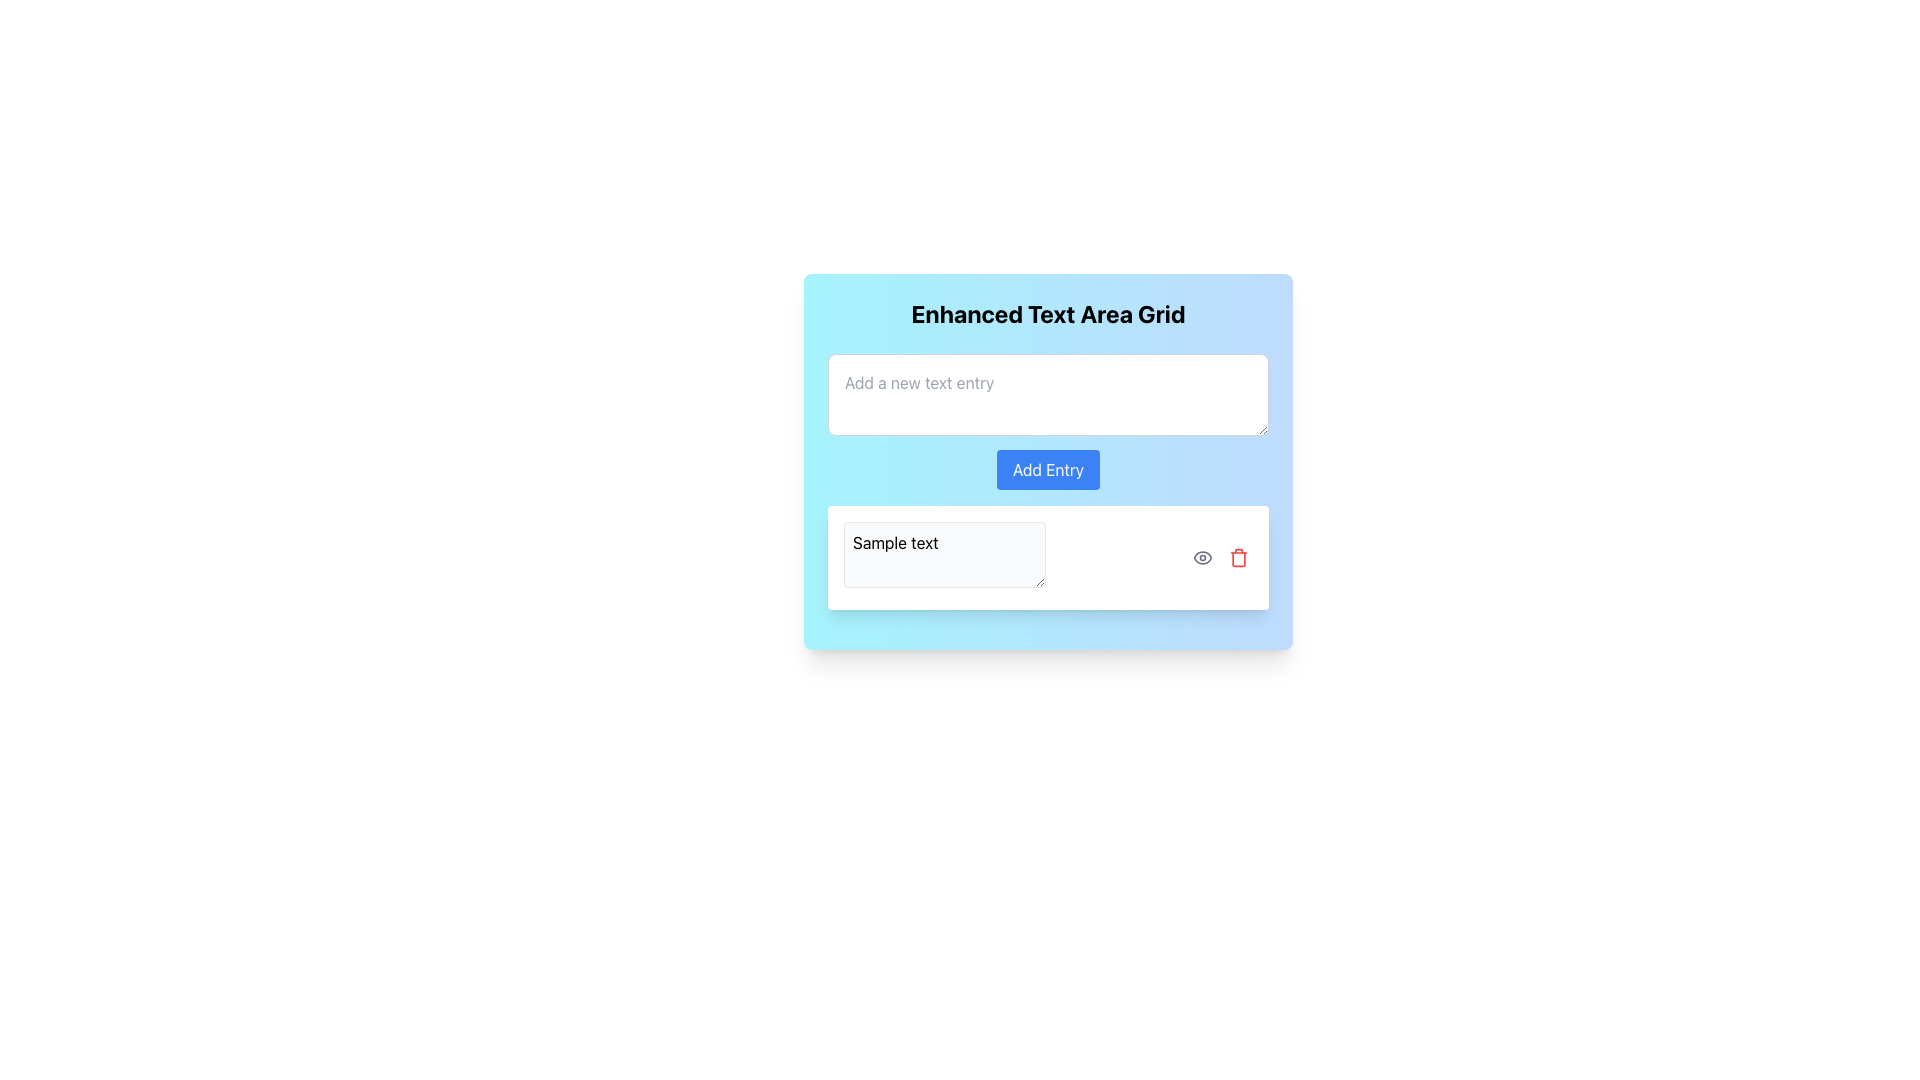  Describe the element at coordinates (1202, 558) in the screenshot. I see `the visibility toggle button located beneath the 'Sample text' entry, which is the leftmost icon among two icon buttons` at that location.